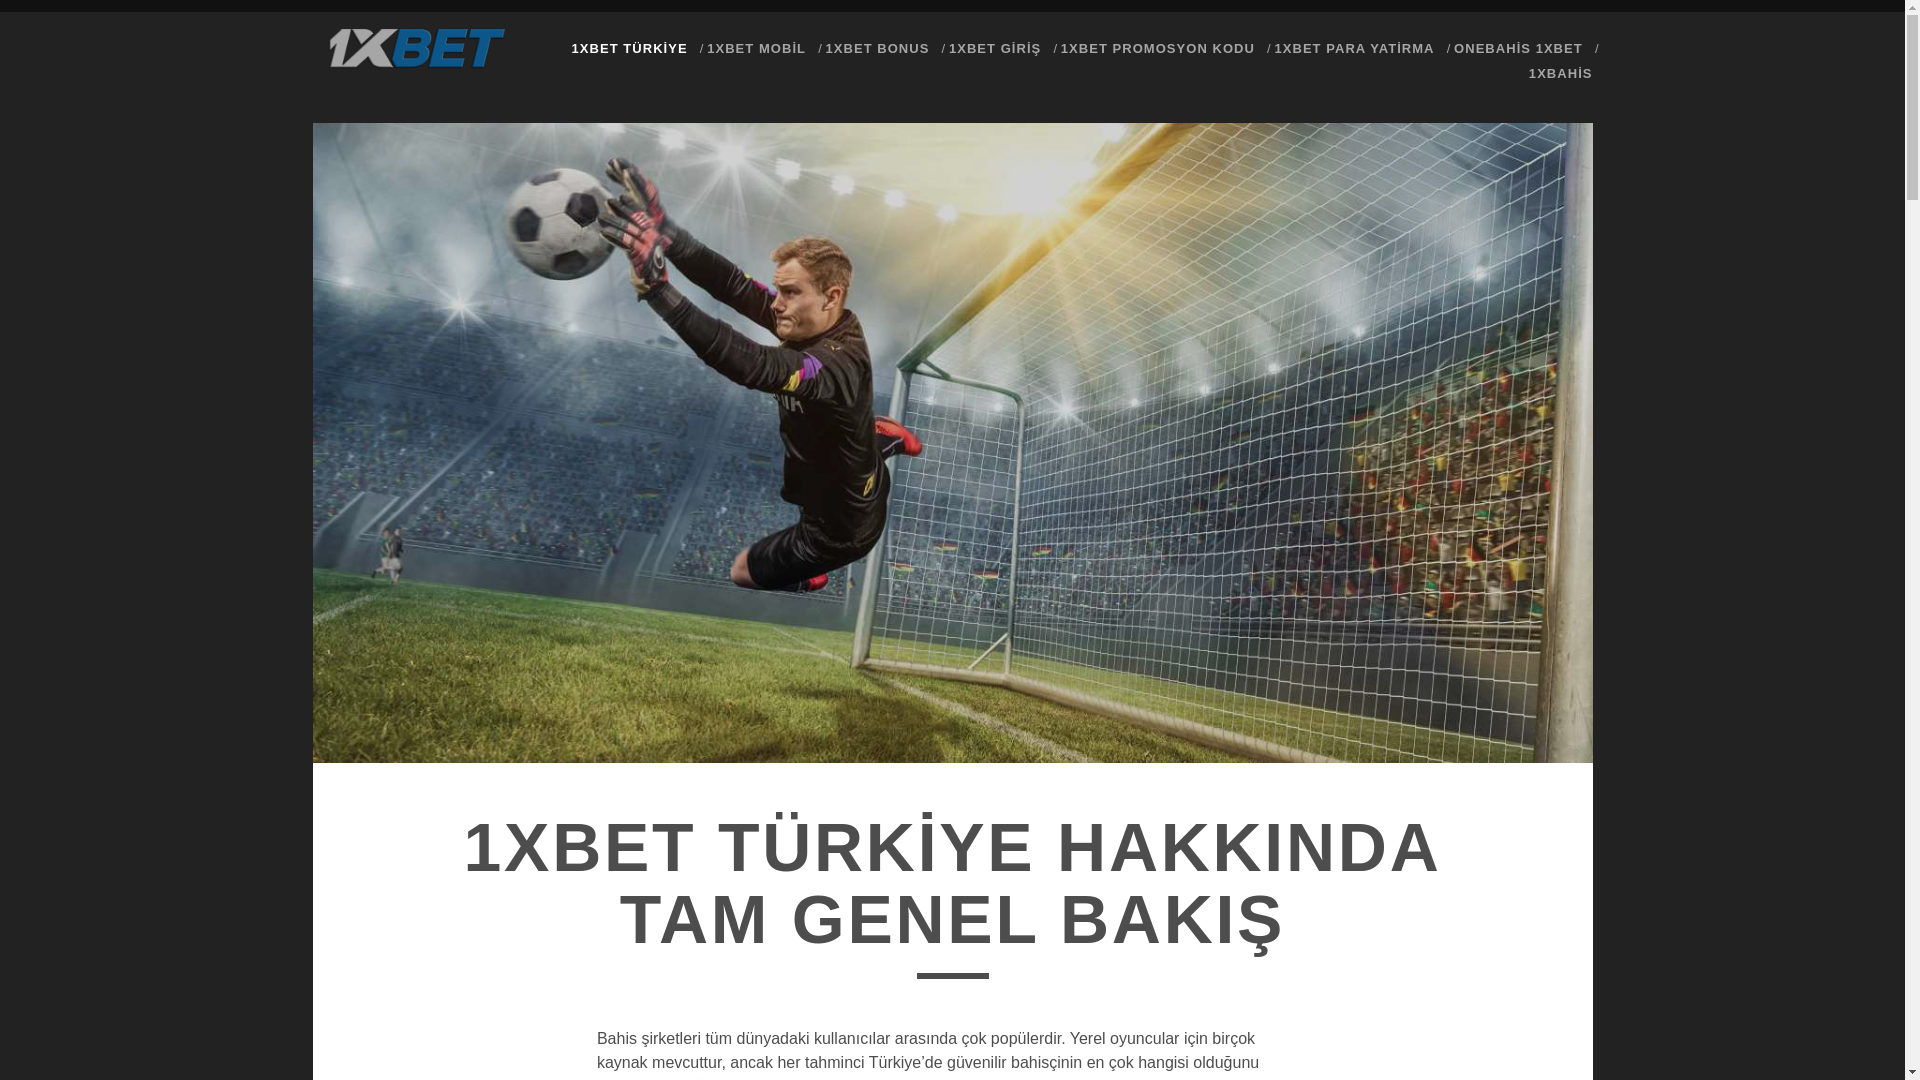 The height and width of the screenshot is (1080, 1920). Describe the element at coordinates (878, 48) in the screenshot. I see `'1XBET BONUS'` at that location.